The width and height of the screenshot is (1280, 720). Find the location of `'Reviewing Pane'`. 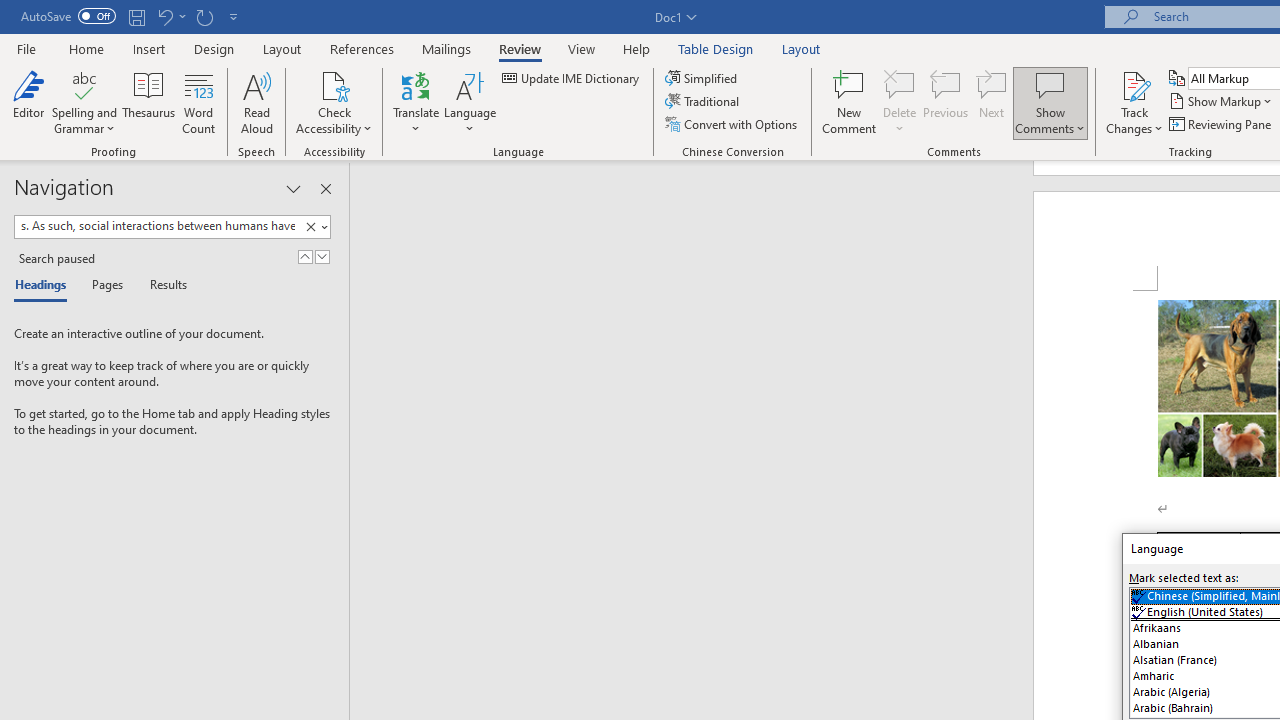

'Reviewing Pane' is located at coordinates (1220, 124).